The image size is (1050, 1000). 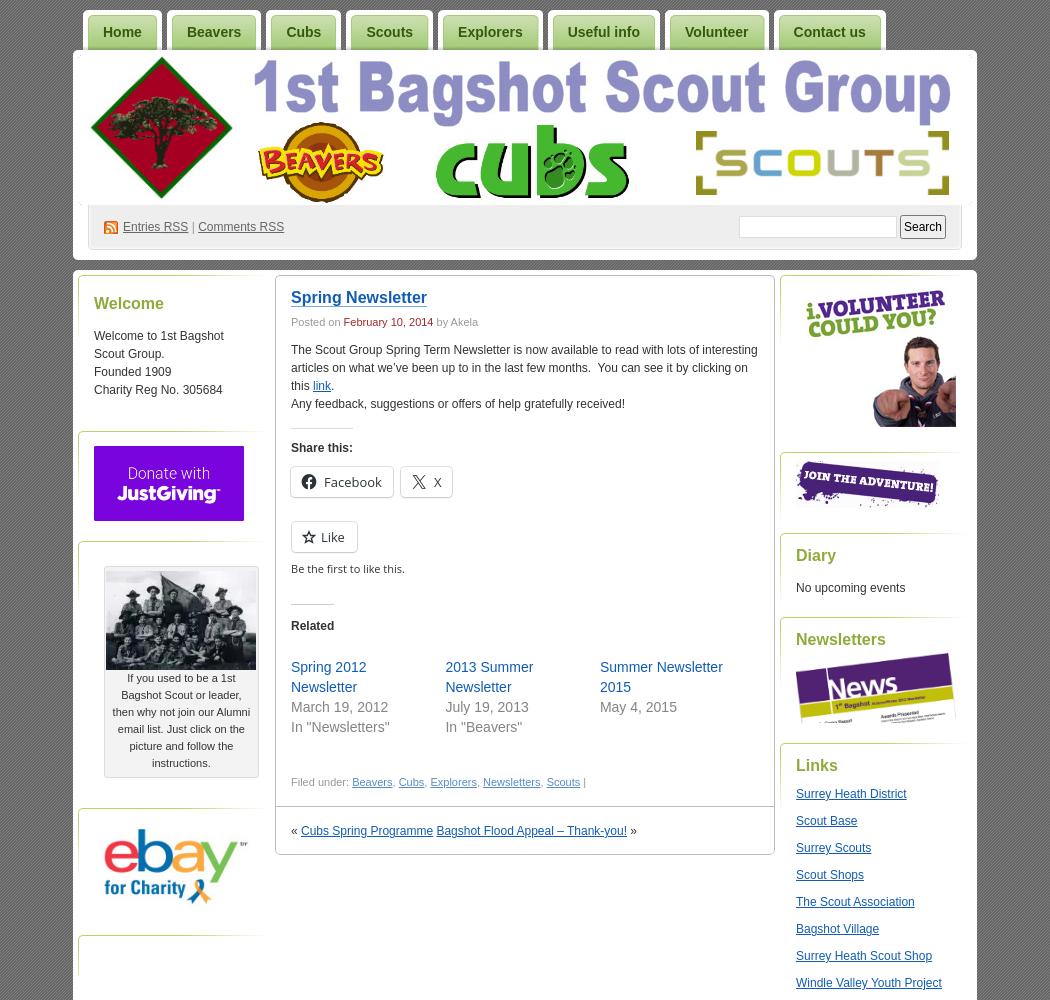 I want to click on 'The Scout Association', so click(x=855, y=902).